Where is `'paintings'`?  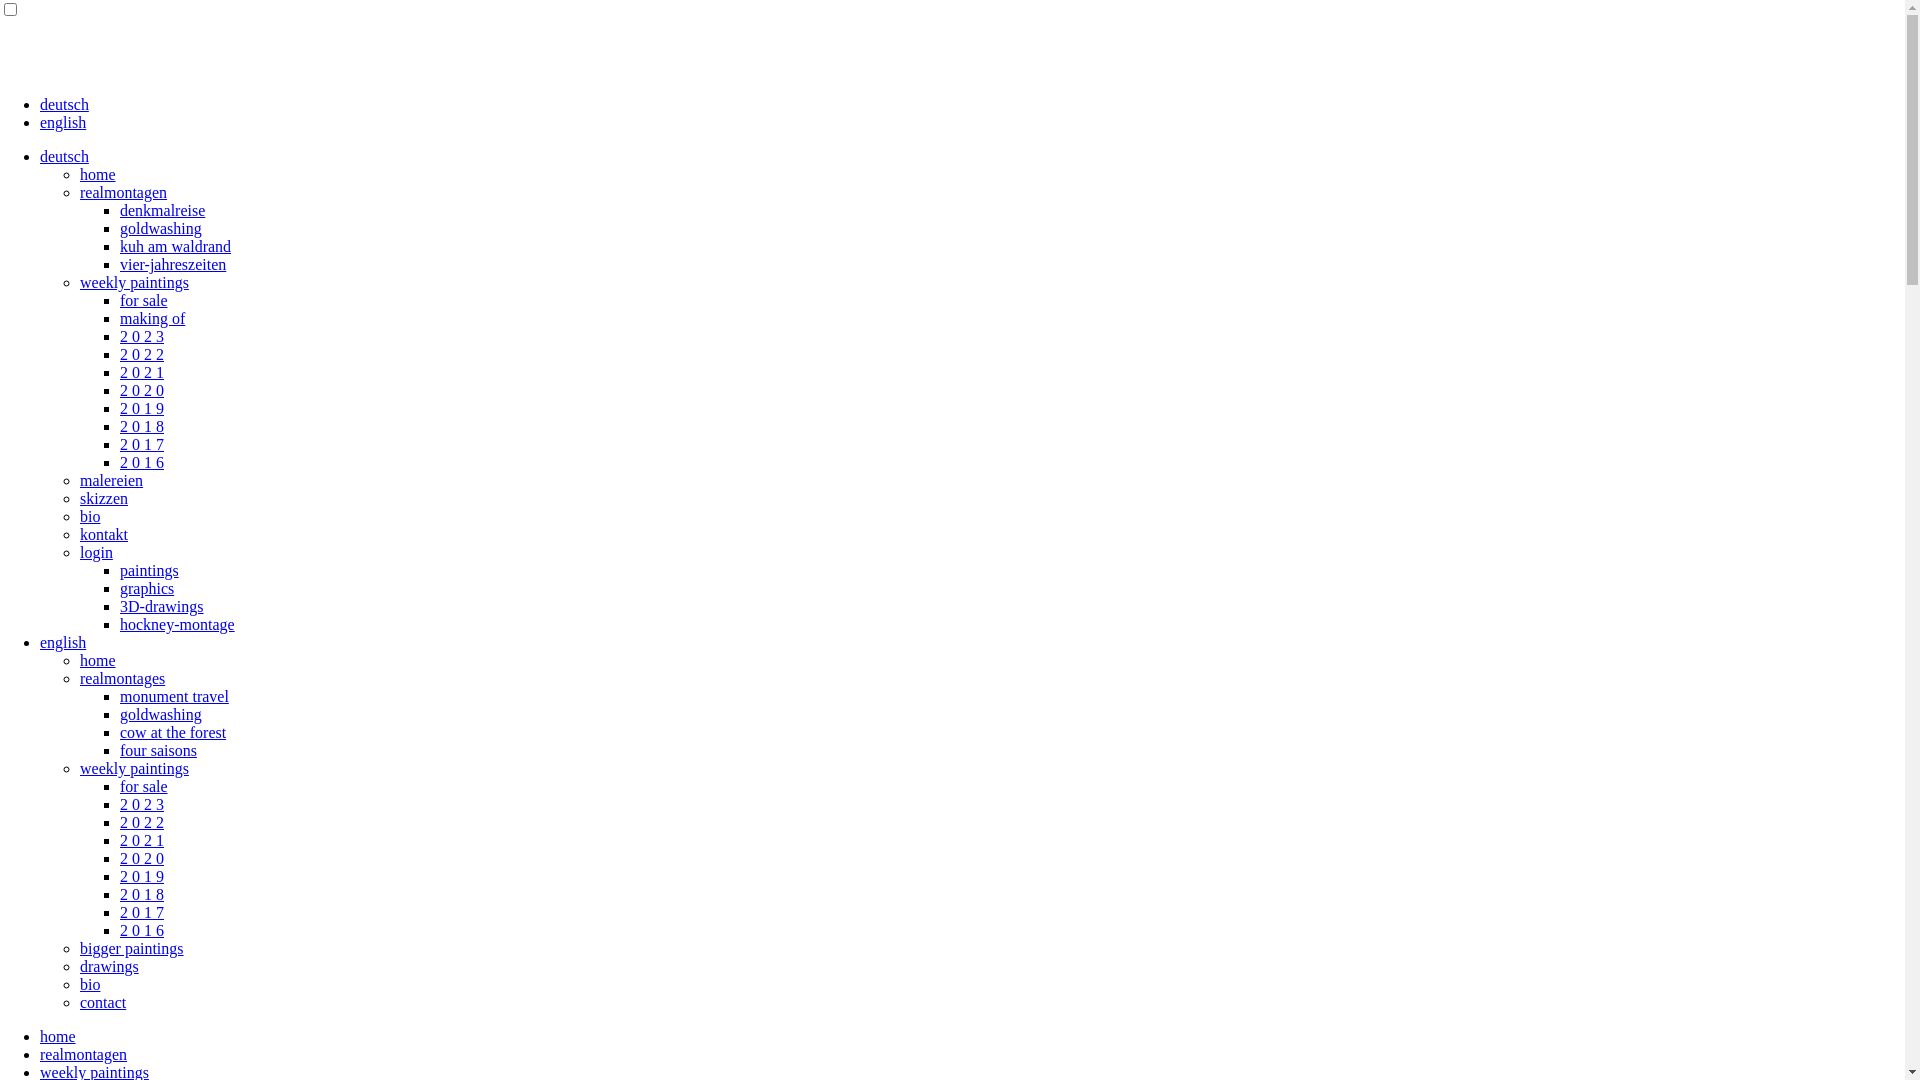 'paintings' is located at coordinates (148, 570).